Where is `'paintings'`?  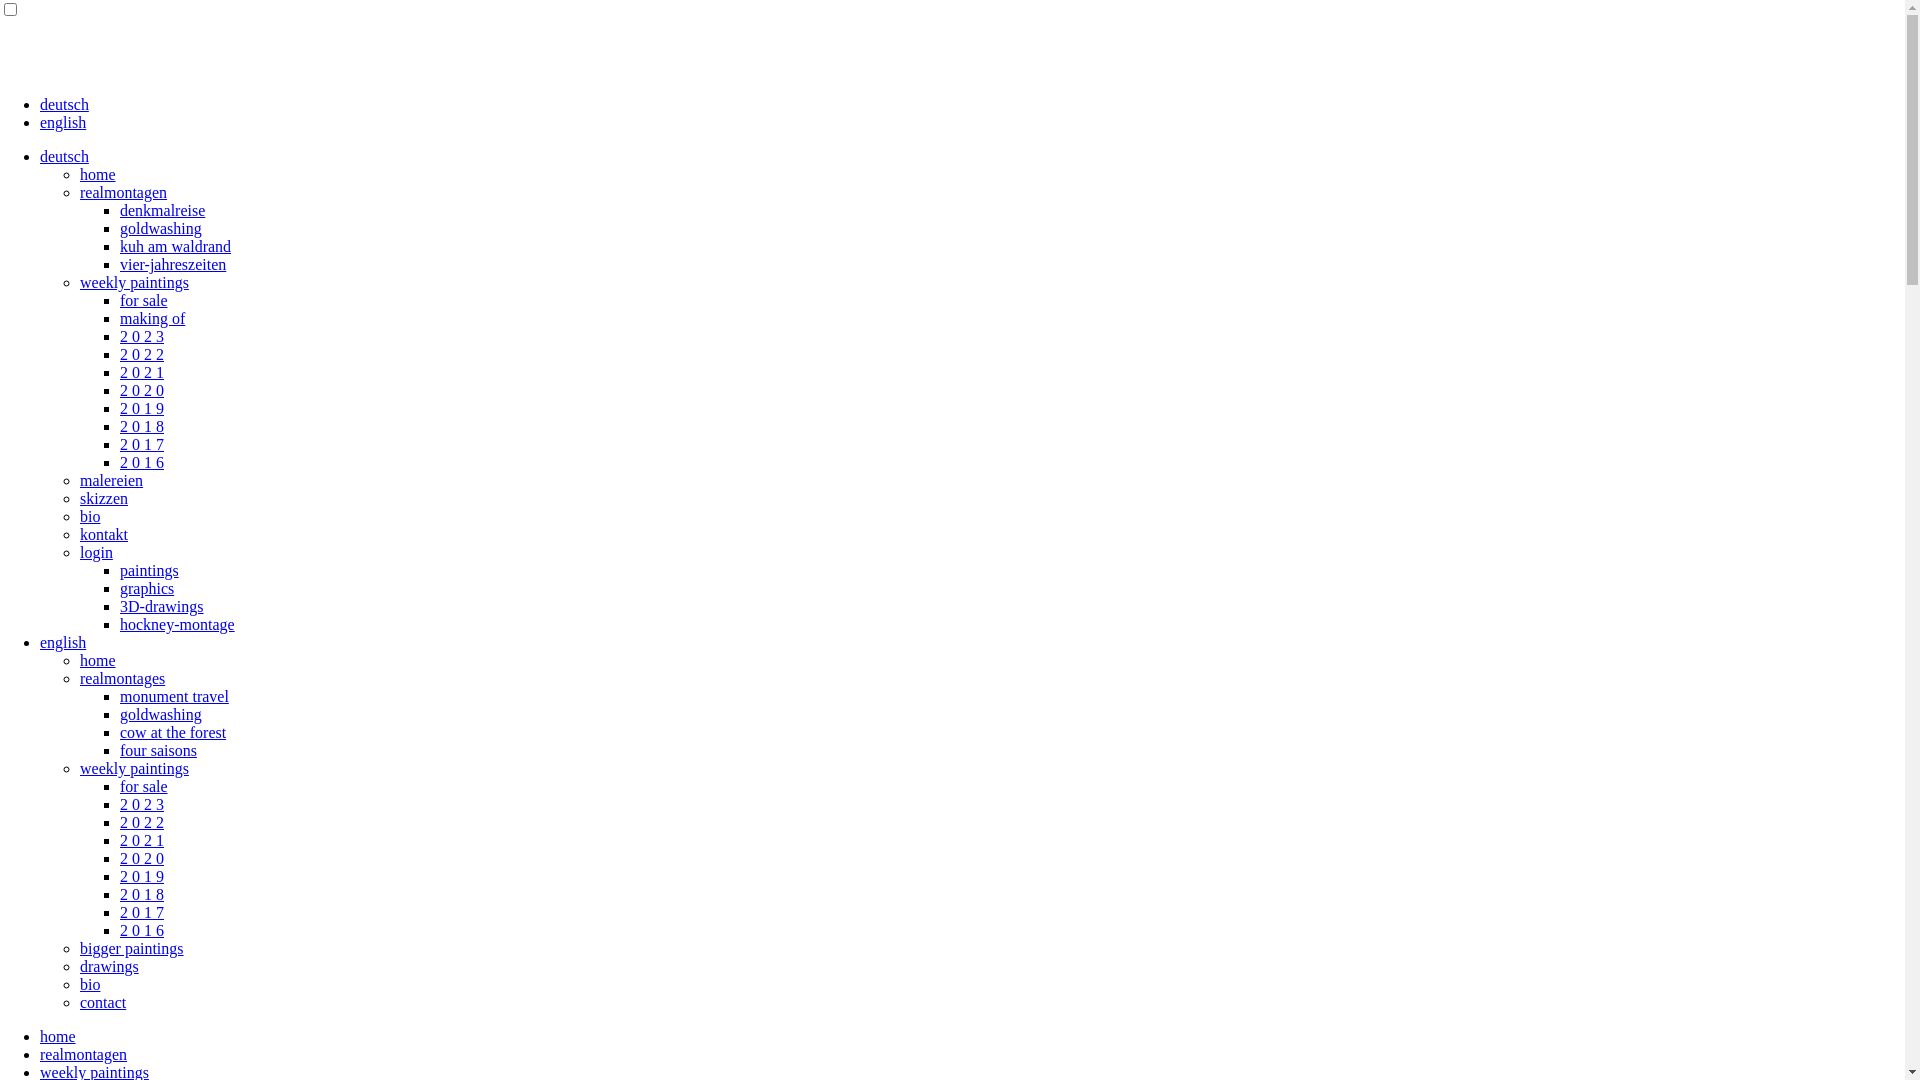 'paintings' is located at coordinates (148, 570).